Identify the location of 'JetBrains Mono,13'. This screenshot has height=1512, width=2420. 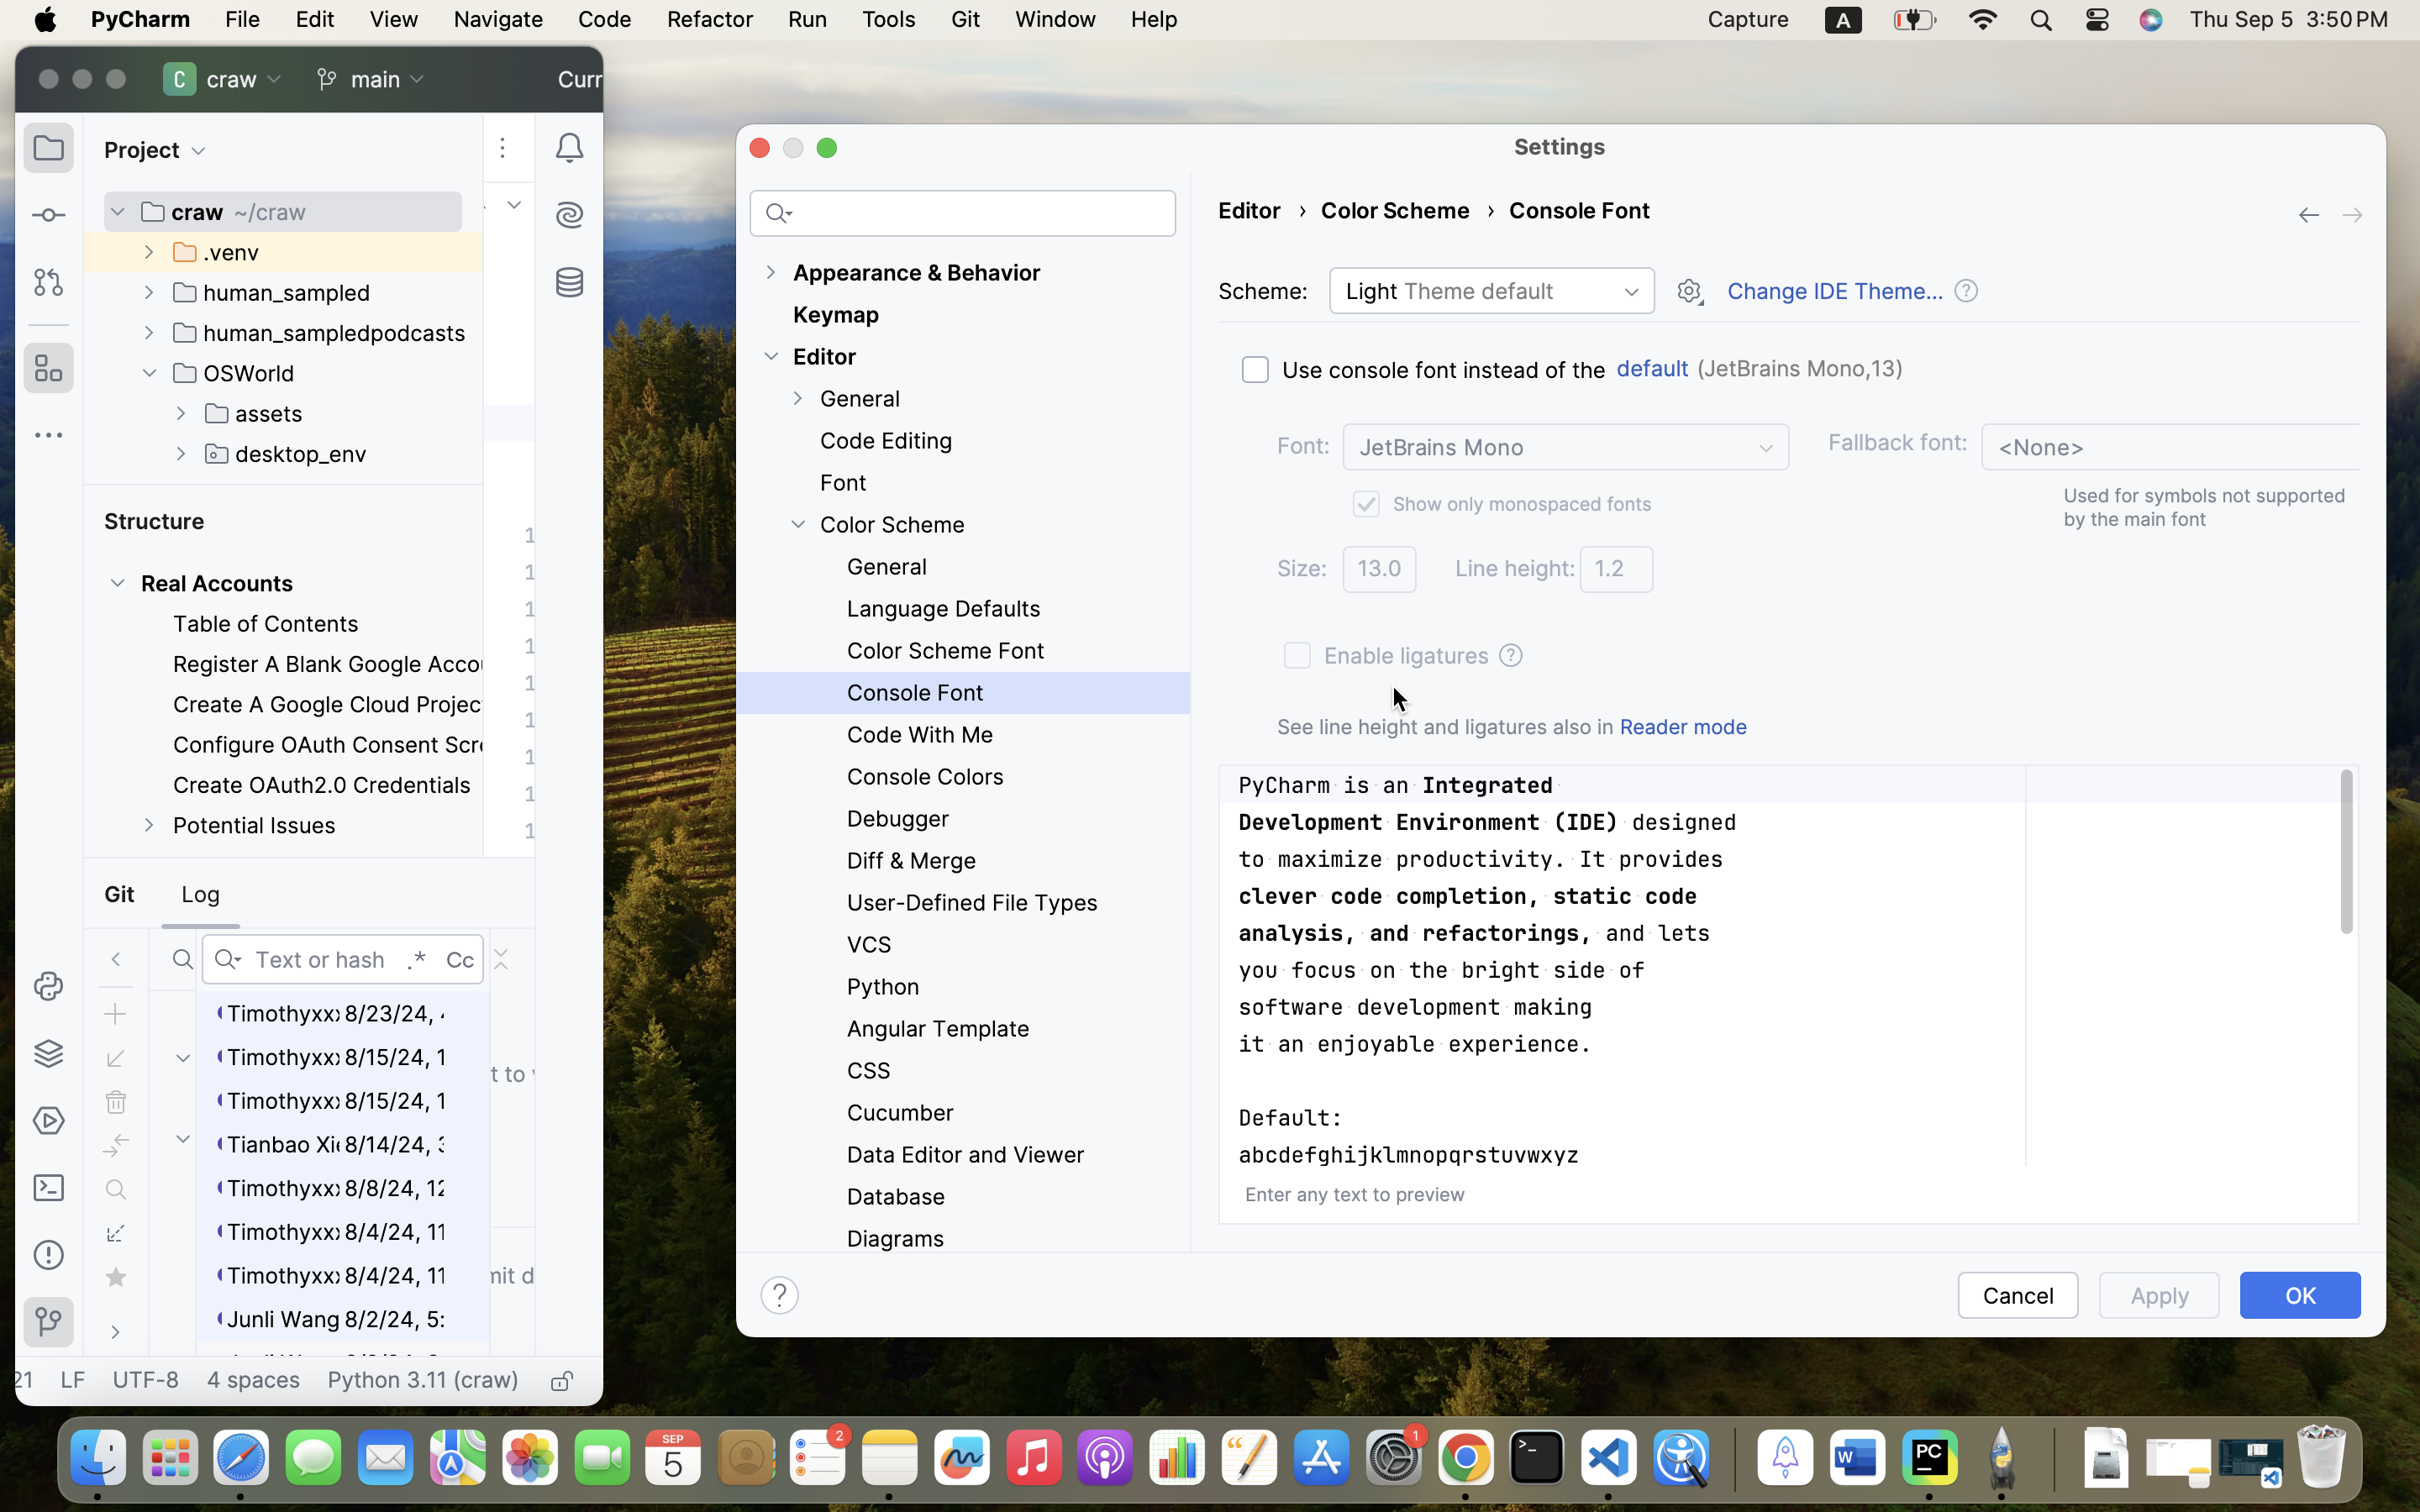
(1799, 367).